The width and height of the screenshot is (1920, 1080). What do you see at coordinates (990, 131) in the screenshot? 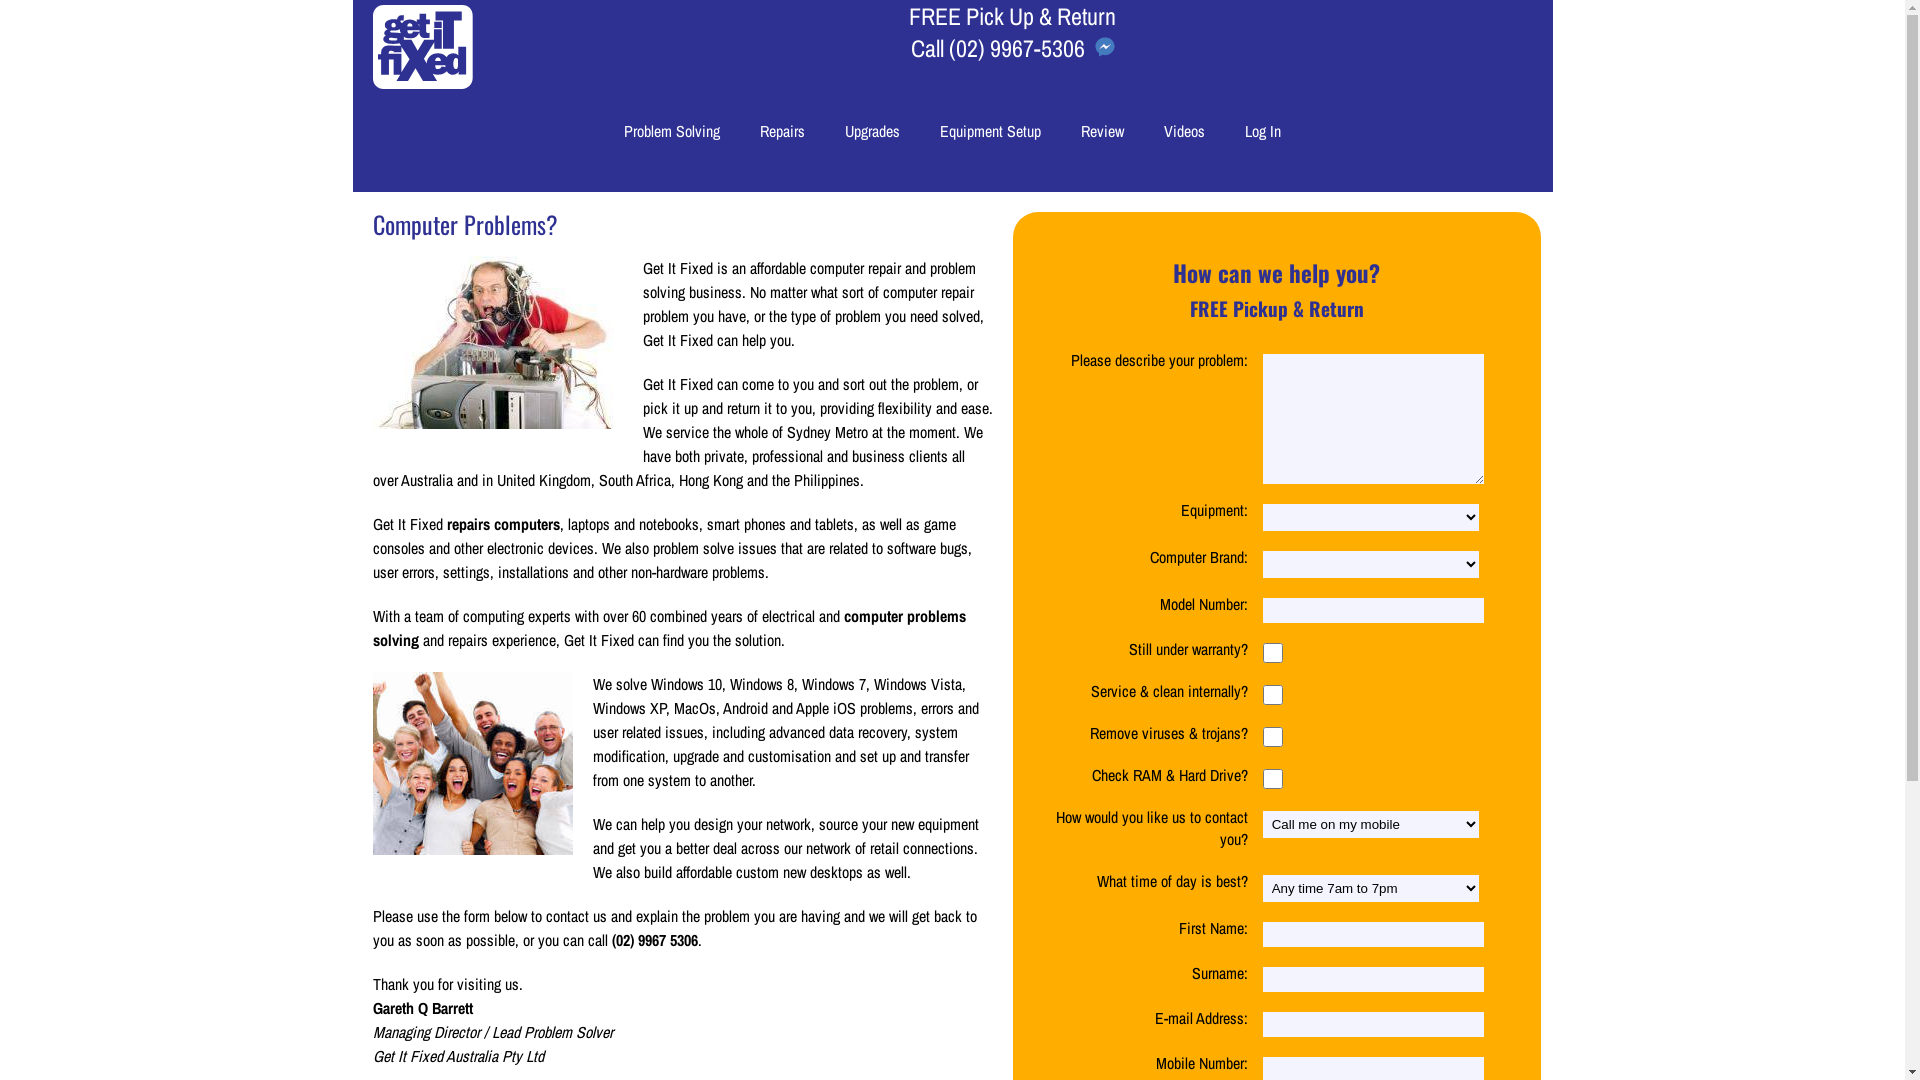
I see `'Equipment Setup'` at bounding box center [990, 131].